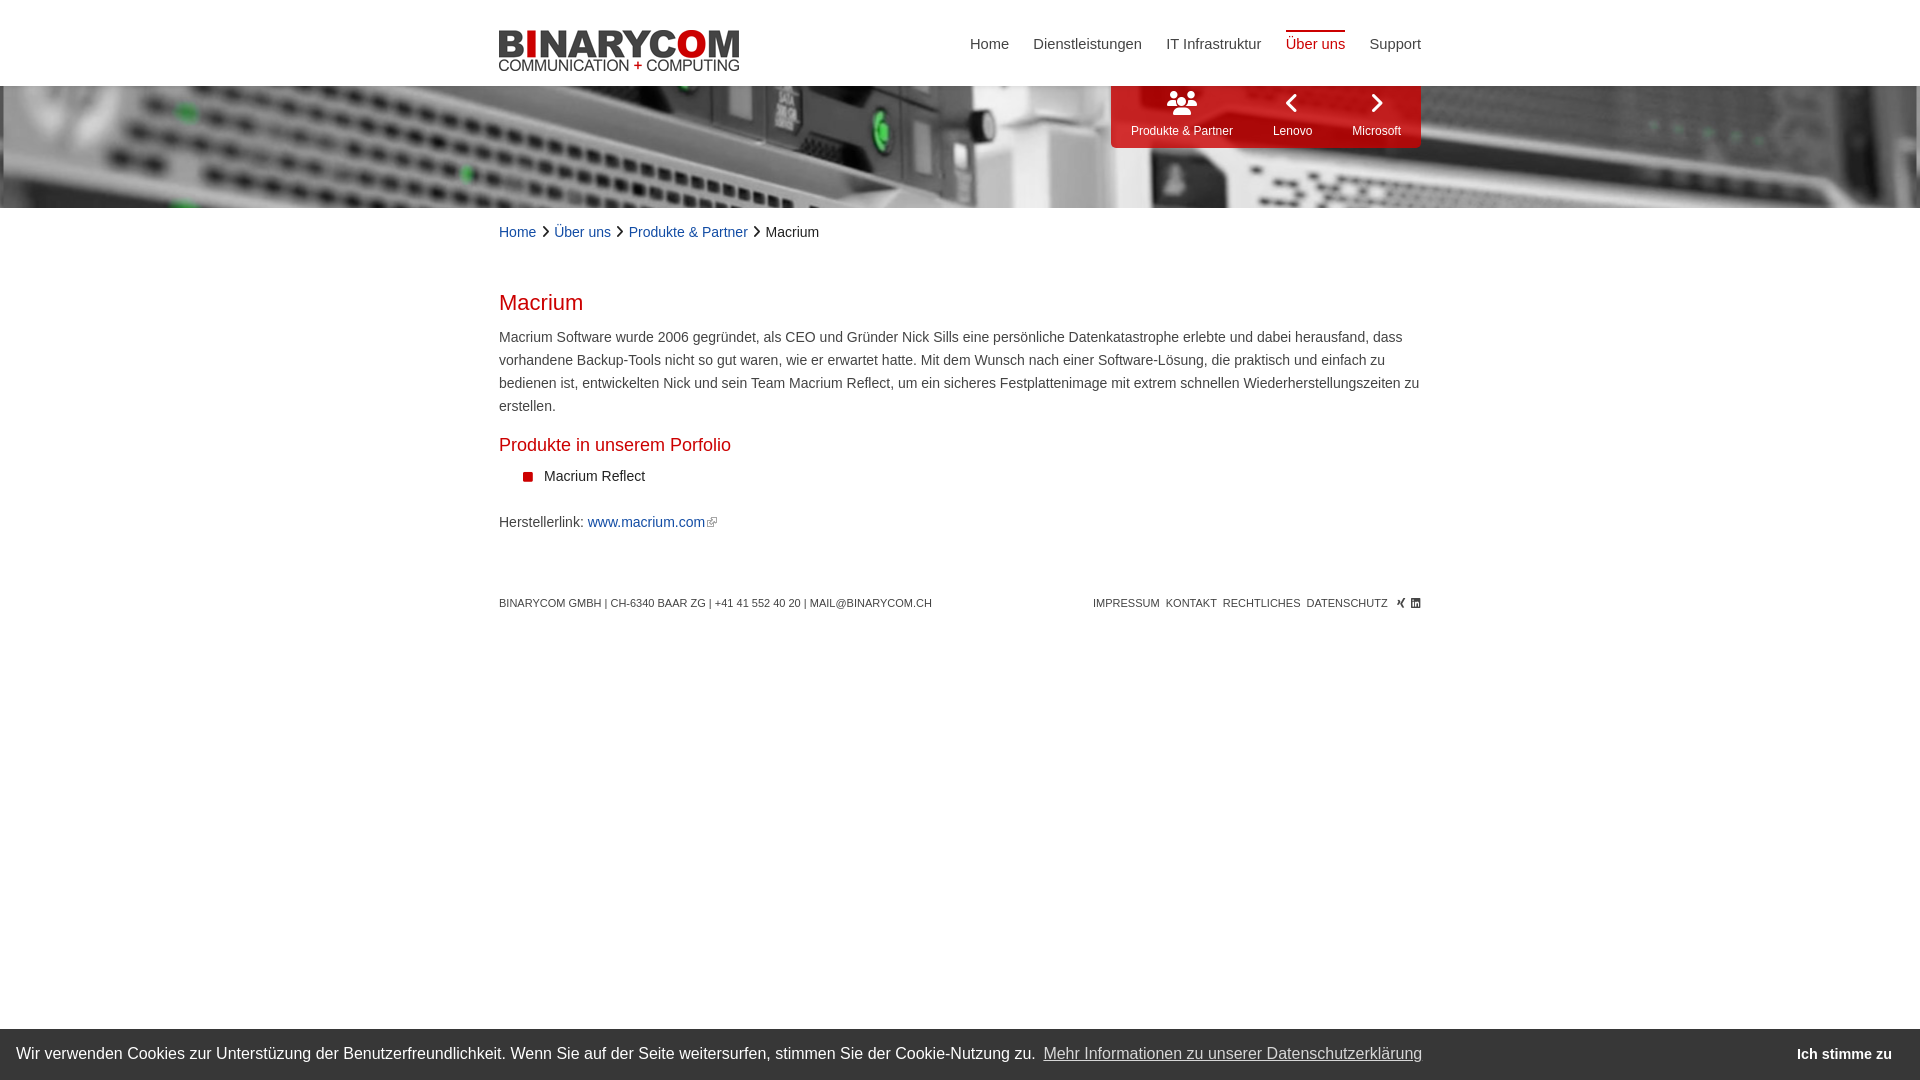 The image size is (1920, 1080). Describe the element at coordinates (1166, 601) in the screenshot. I see `'KONTAKT'` at that location.